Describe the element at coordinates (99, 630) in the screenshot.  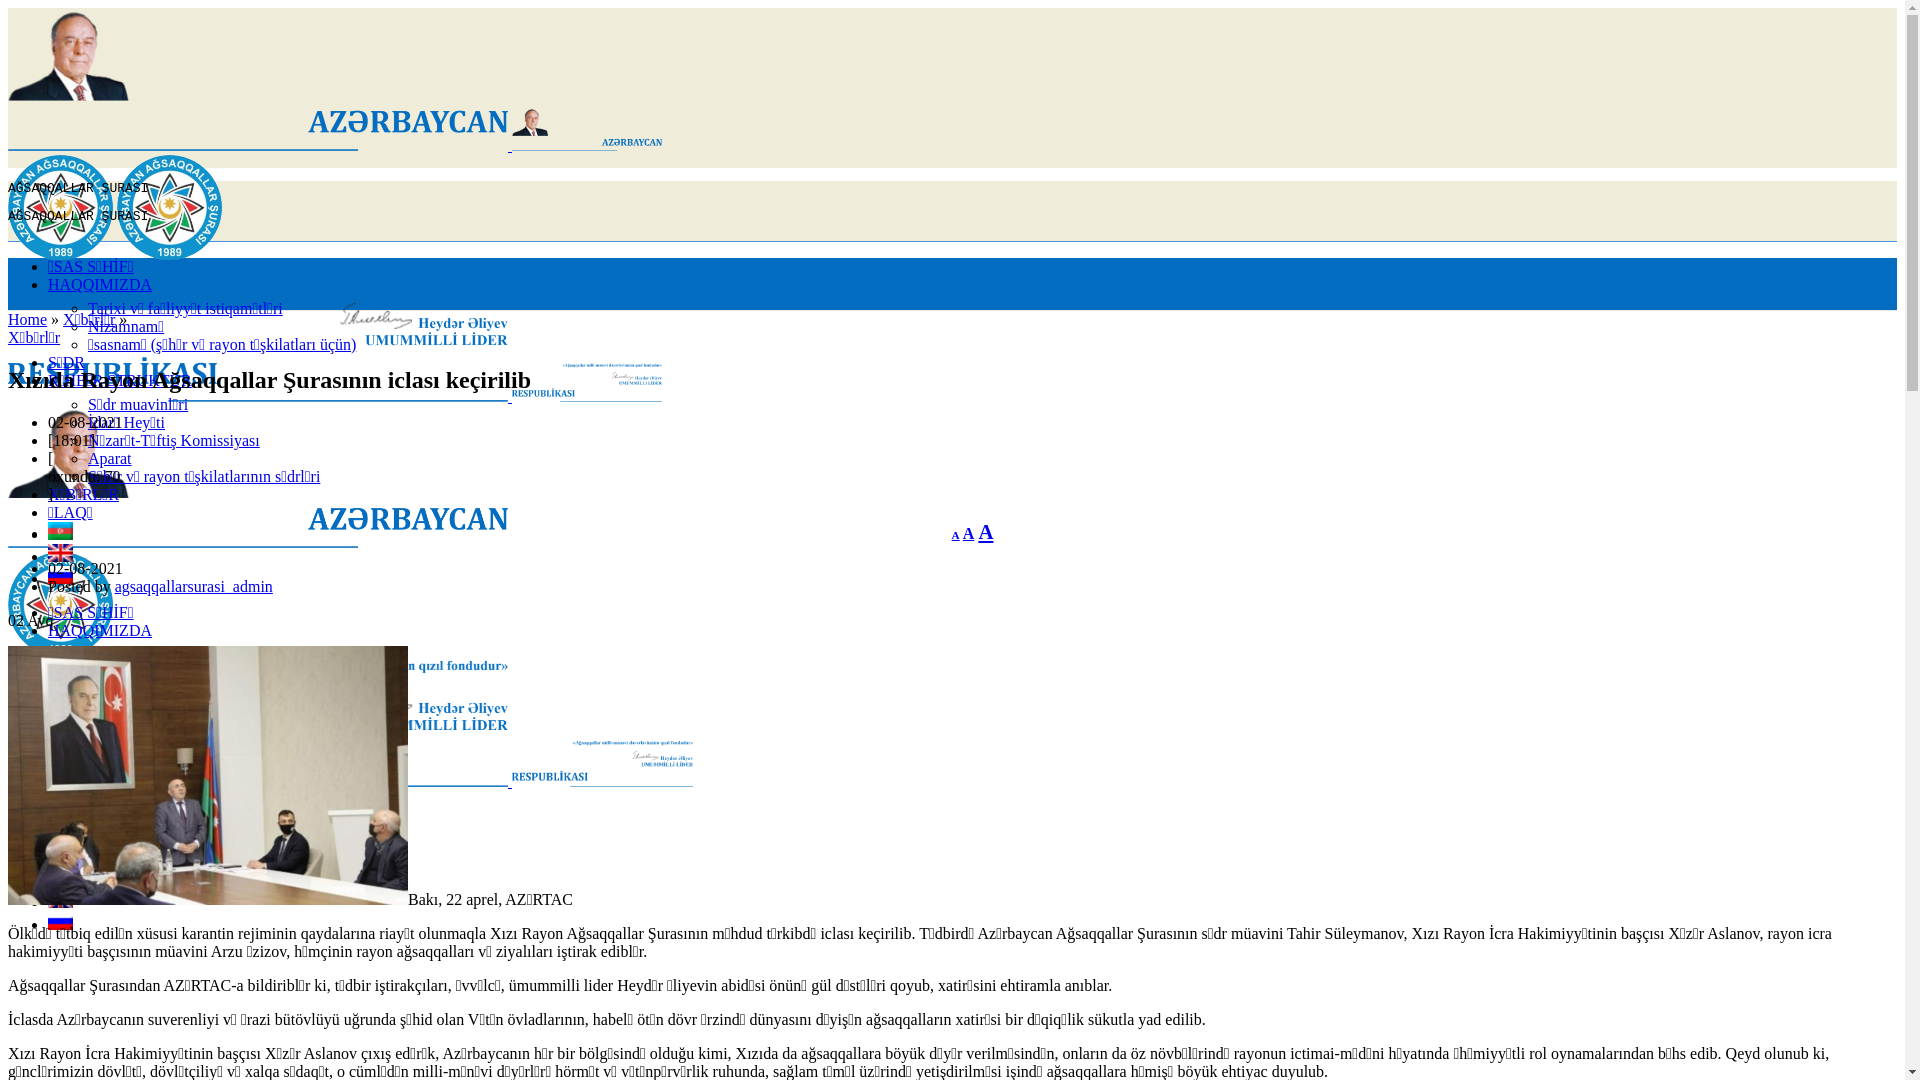
I see `'HAQQIMIZDA'` at that location.